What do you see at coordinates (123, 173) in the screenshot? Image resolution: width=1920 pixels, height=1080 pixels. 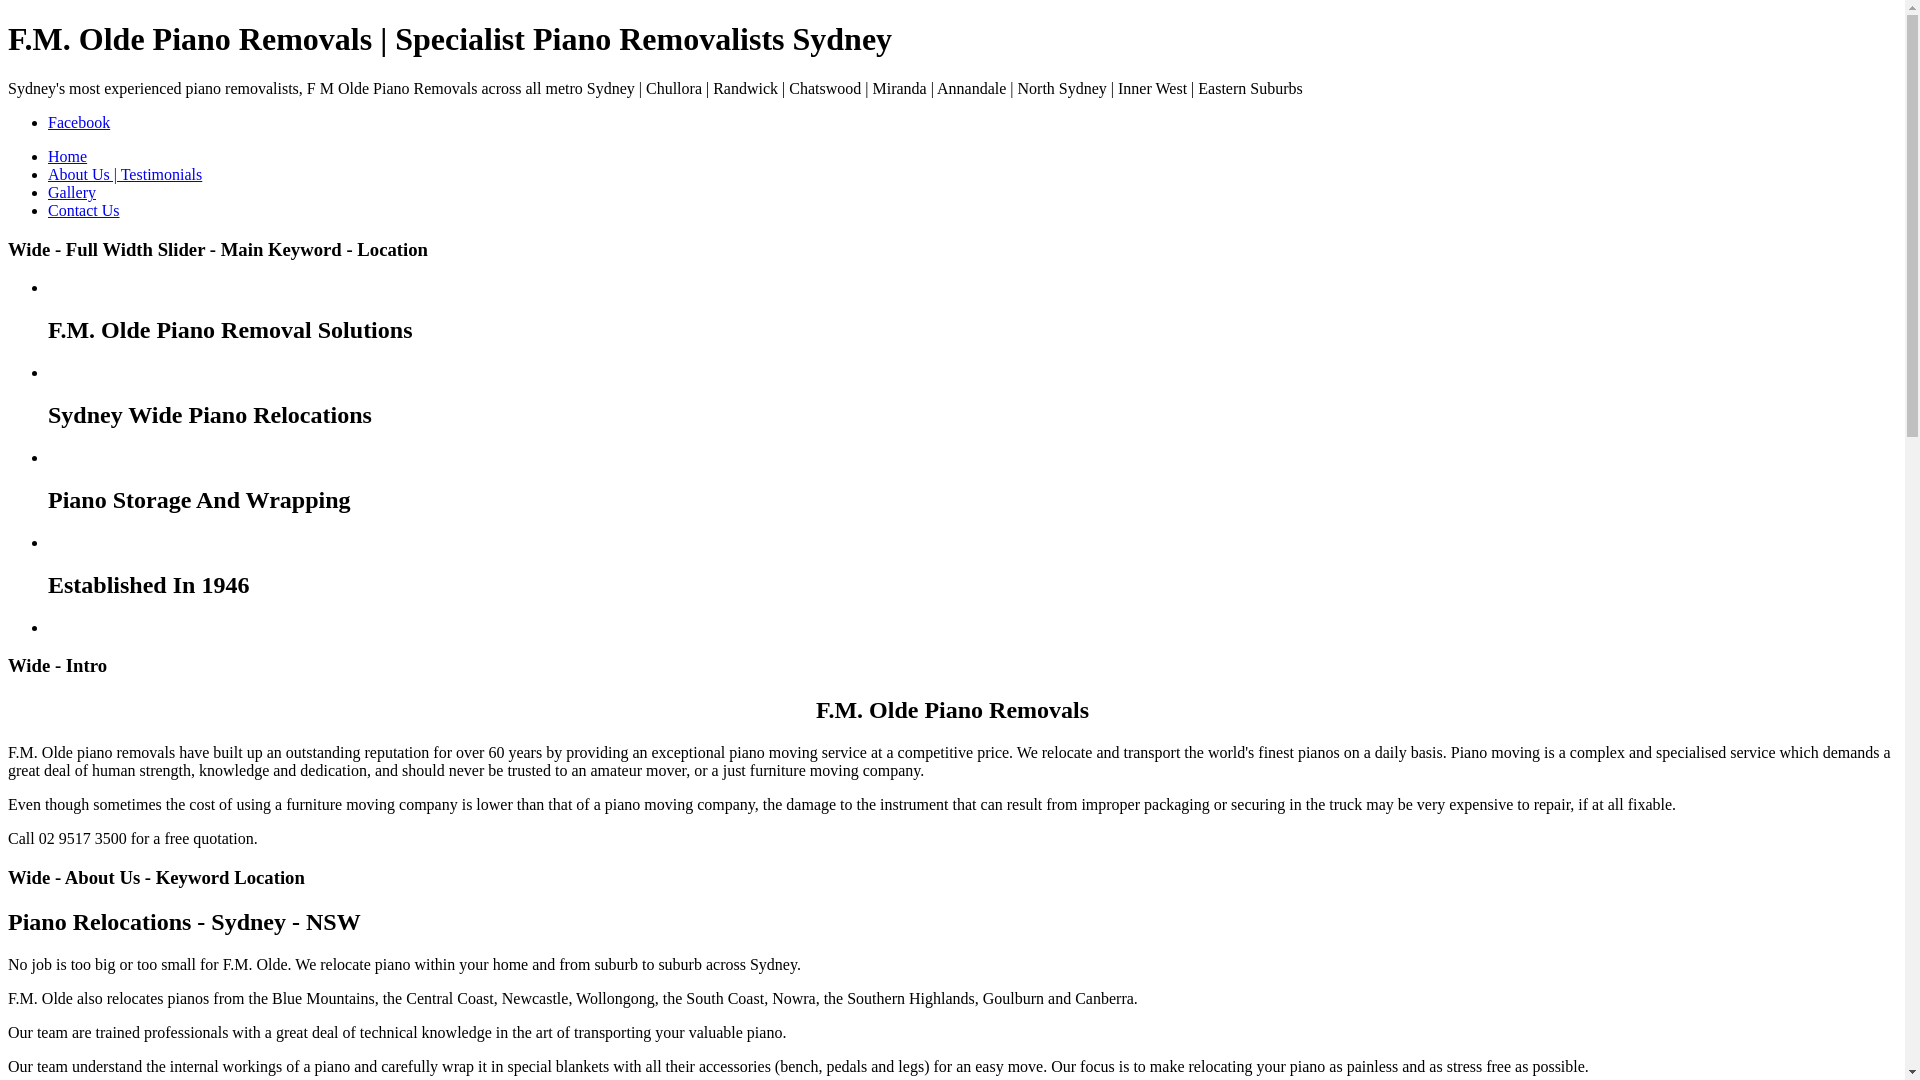 I see `'About Us | Testimonials'` at bounding box center [123, 173].